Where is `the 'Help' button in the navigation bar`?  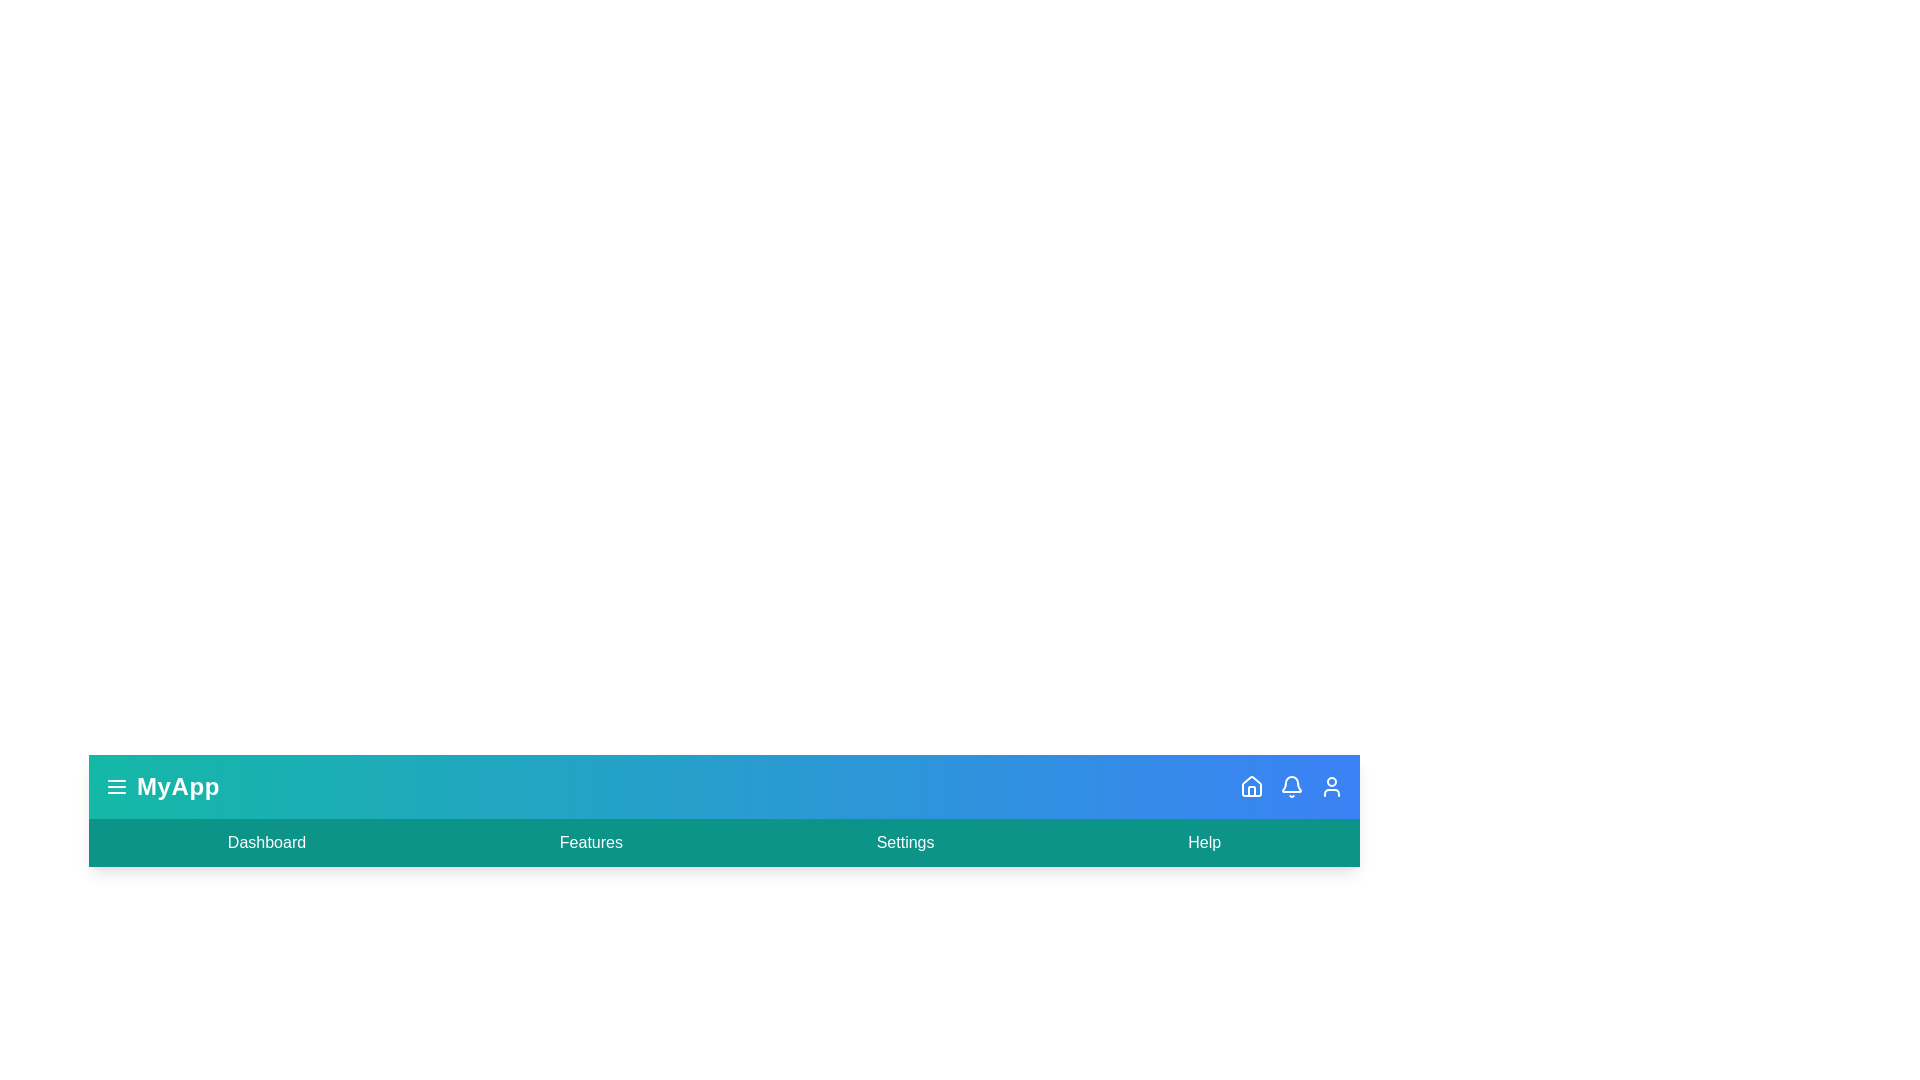 the 'Help' button in the navigation bar is located at coordinates (1203, 843).